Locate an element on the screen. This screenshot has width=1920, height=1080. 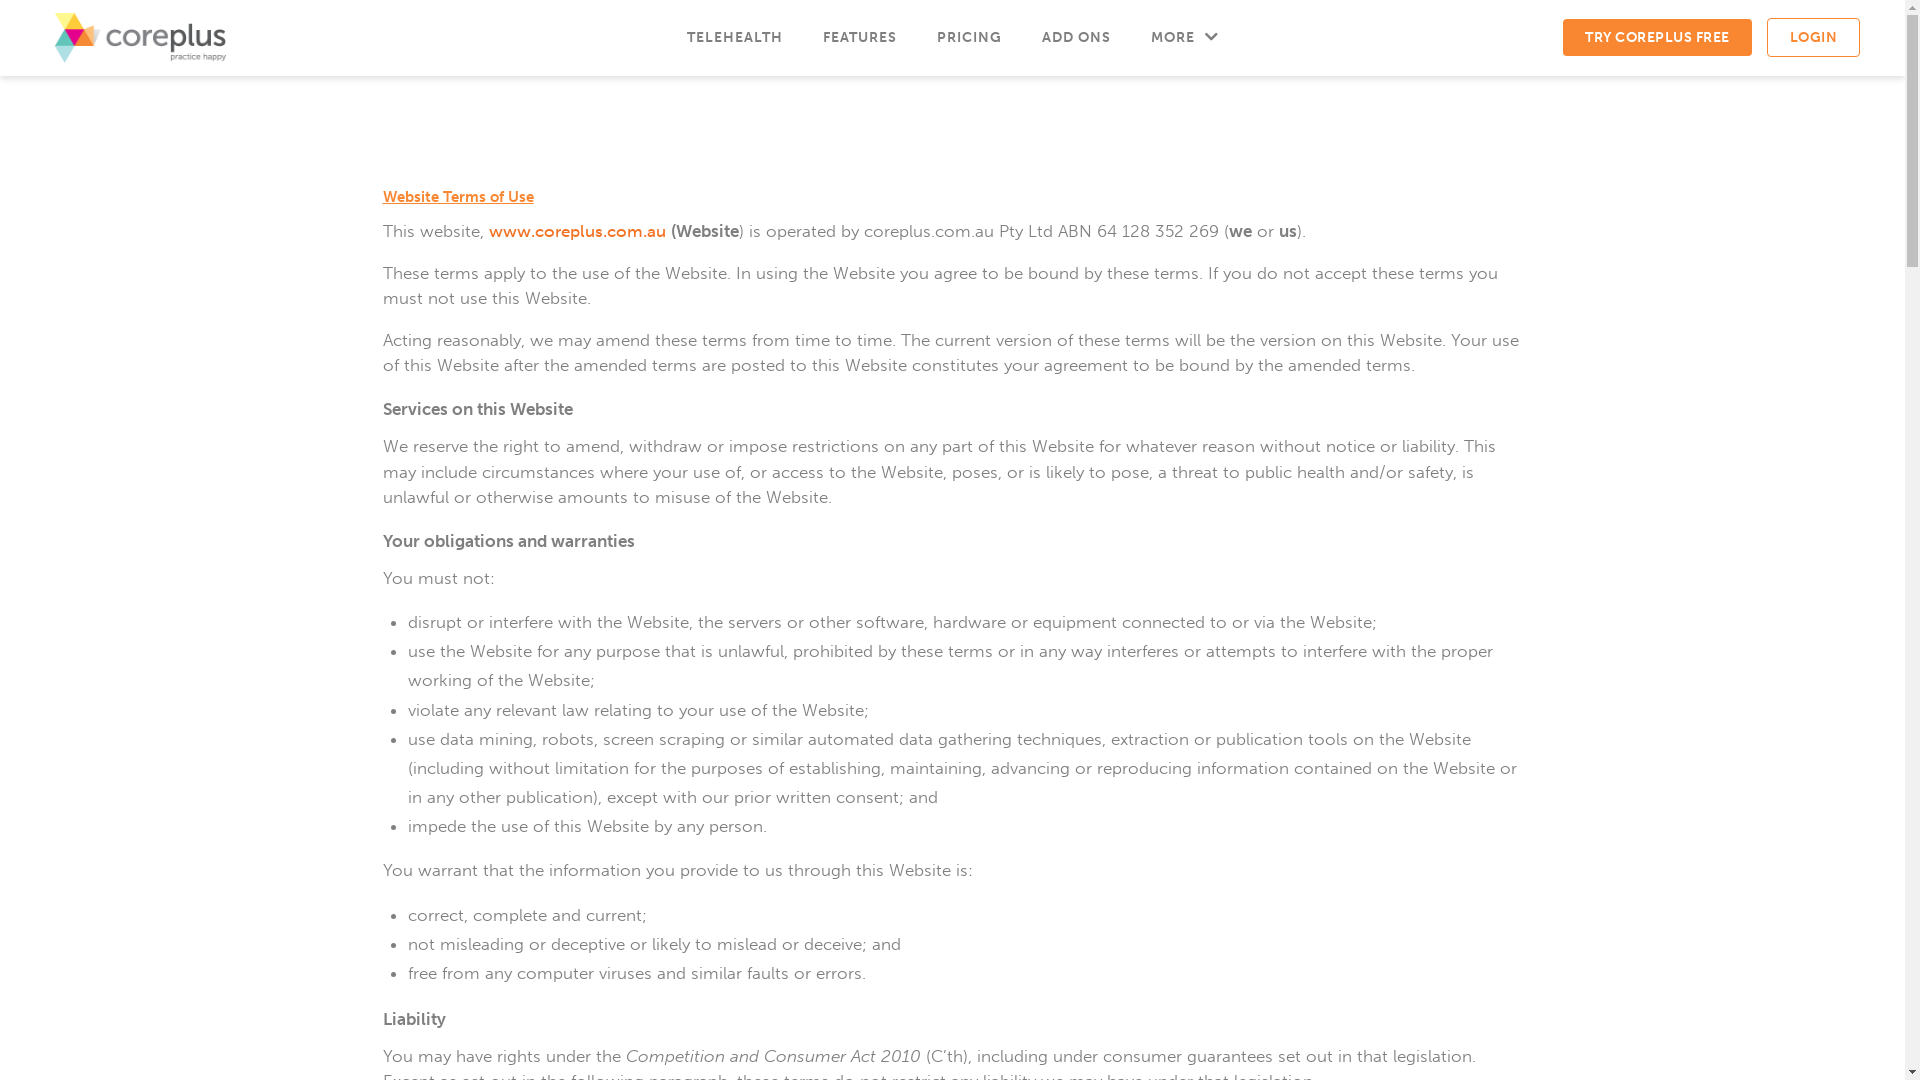
'LOGIN' is located at coordinates (1813, 37).